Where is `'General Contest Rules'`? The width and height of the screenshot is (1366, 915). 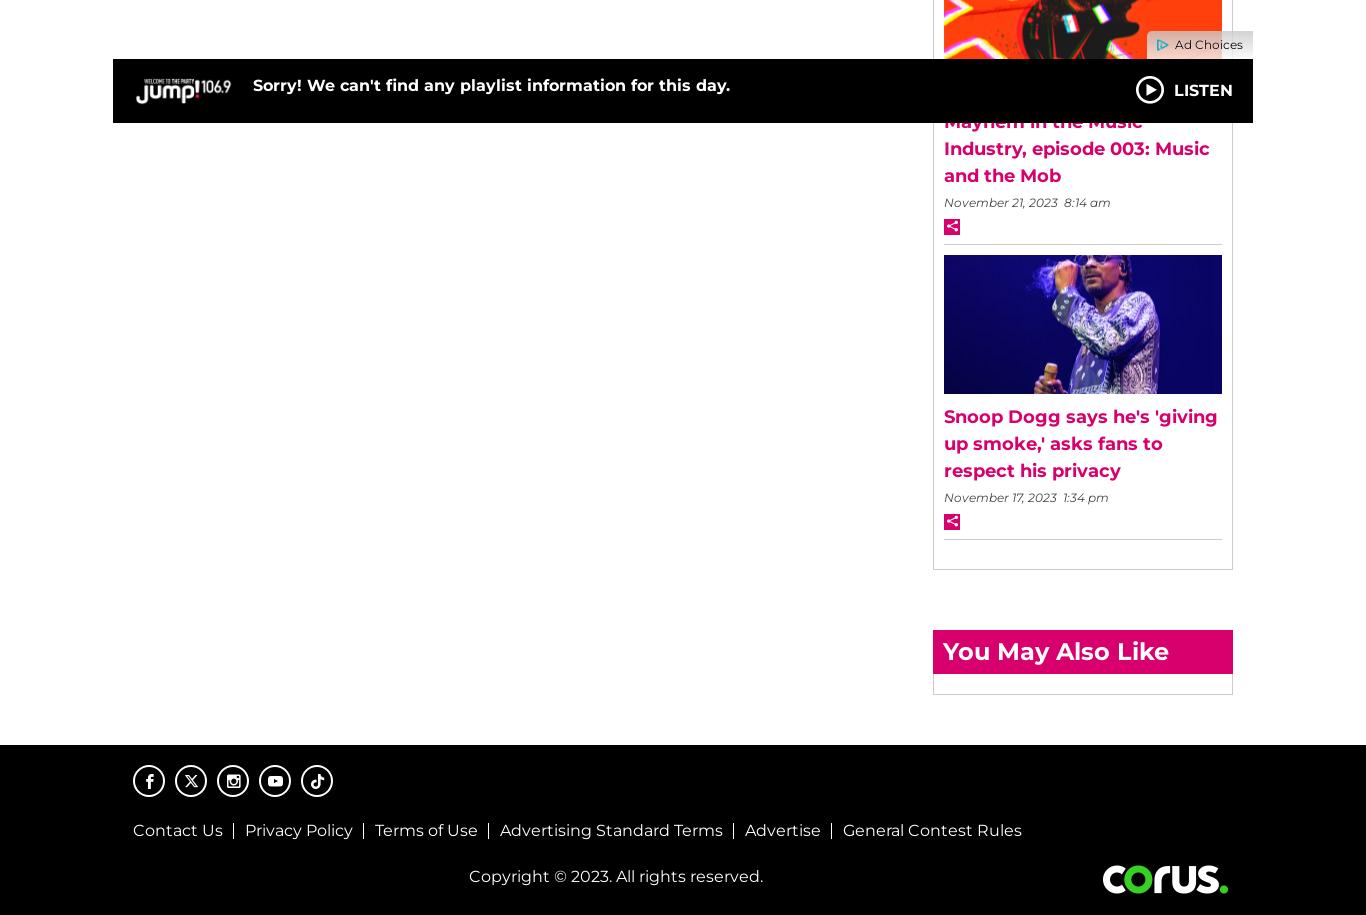 'General Contest Rules' is located at coordinates (841, 830).